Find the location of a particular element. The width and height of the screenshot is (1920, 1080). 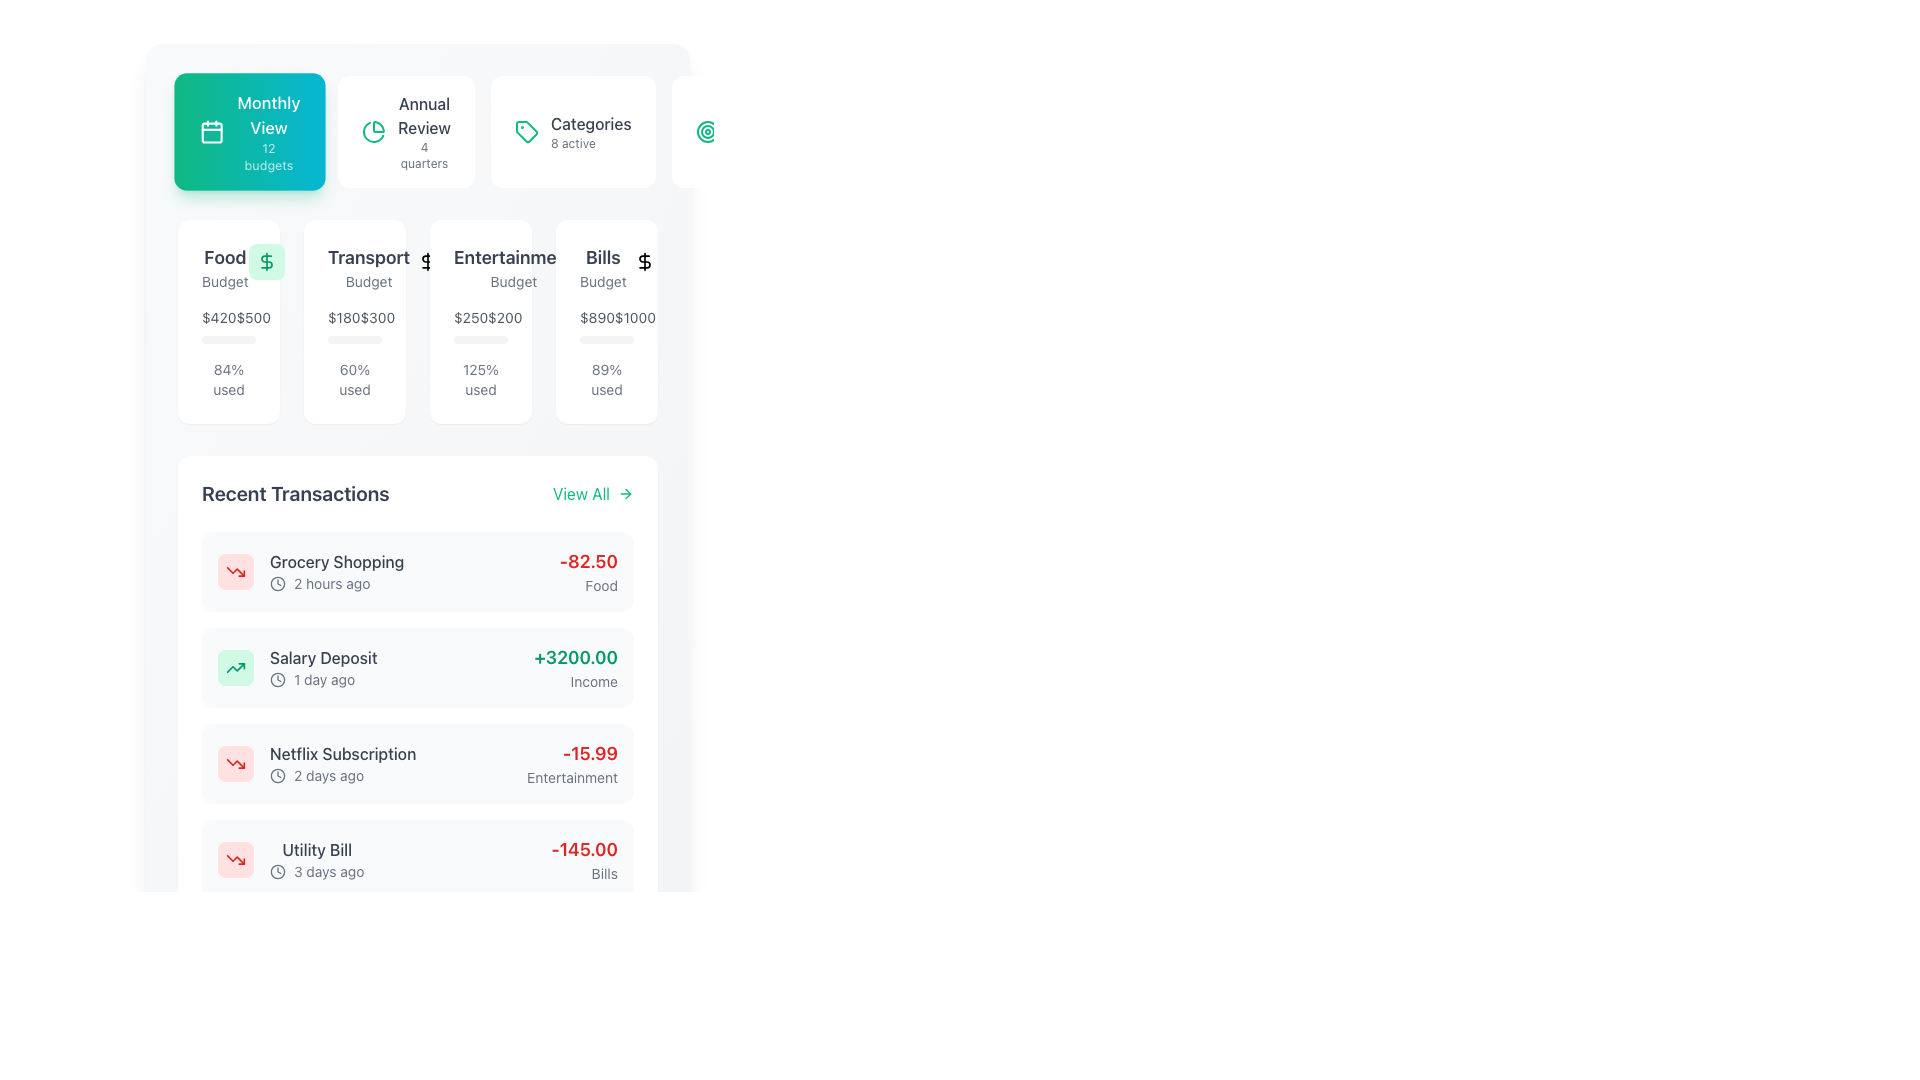

the static informational text reading '2 days ago' paired with a clock icon, located under 'Netflix Subscription' in the 'Recent Transactions' section is located at coordinates (343, 774).